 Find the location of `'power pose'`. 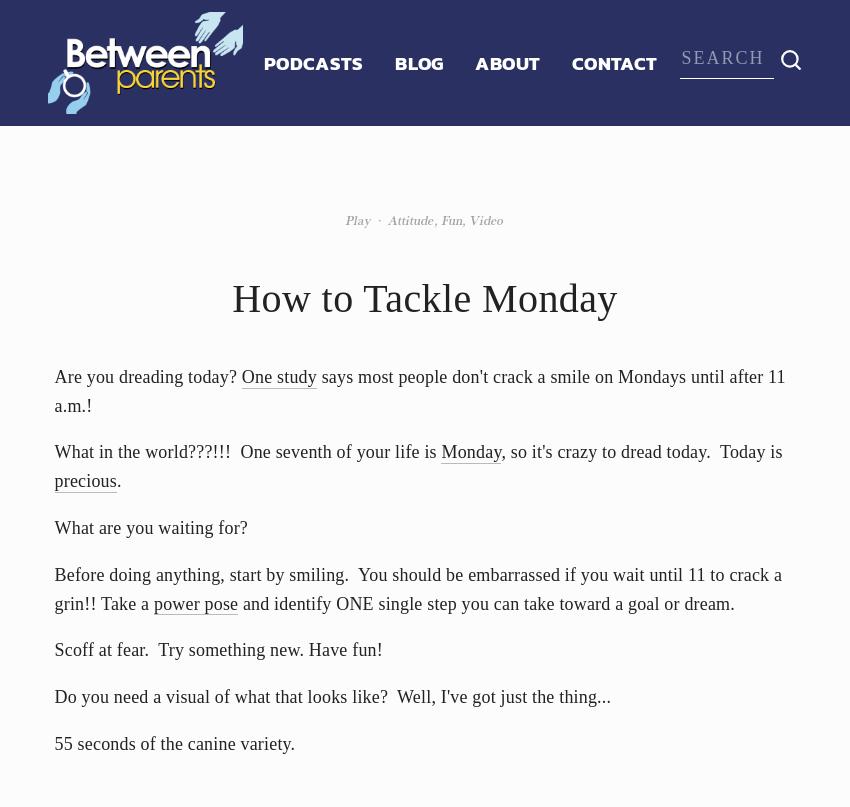

'power pose' is located at coordinates (194, 601).